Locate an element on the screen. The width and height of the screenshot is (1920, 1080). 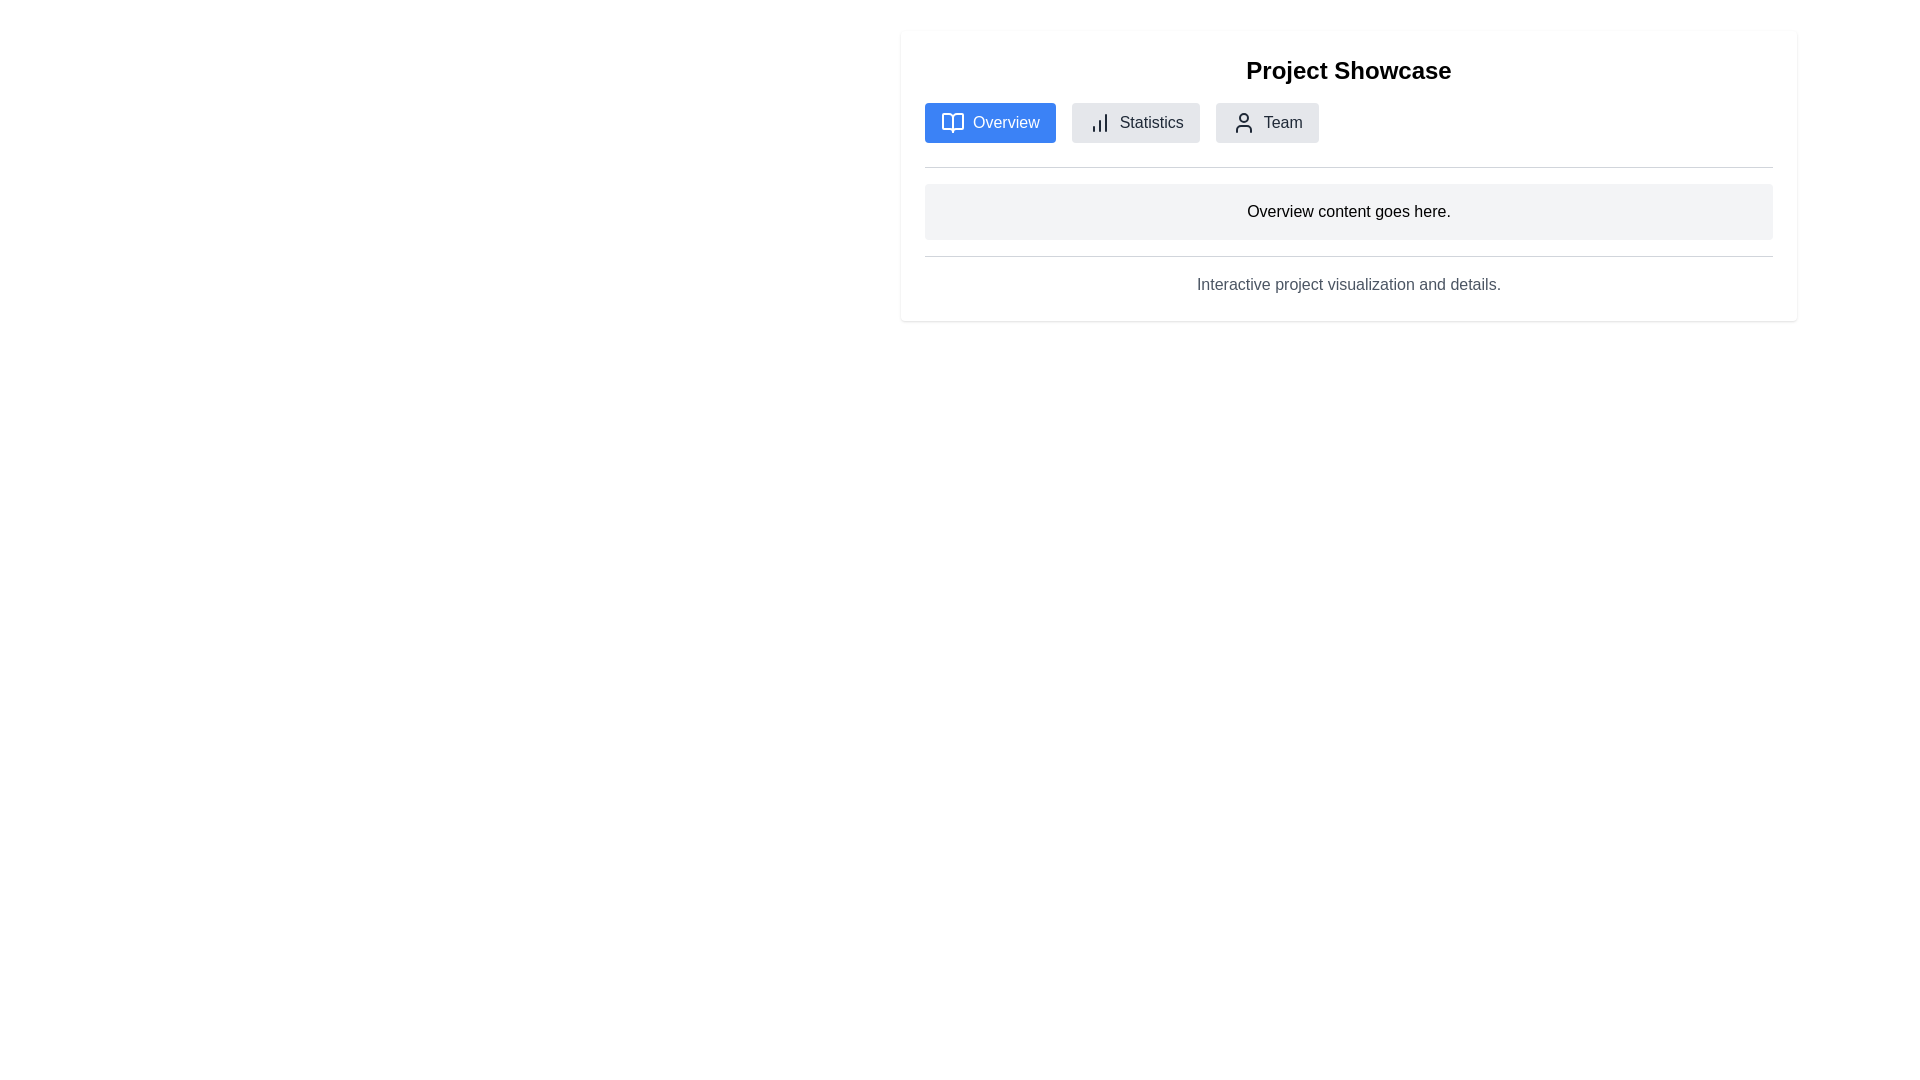
the content display box for the 'Overview' section, which is located below the tab navigation and above the descriptive text is located at coordinates (1348, 212).